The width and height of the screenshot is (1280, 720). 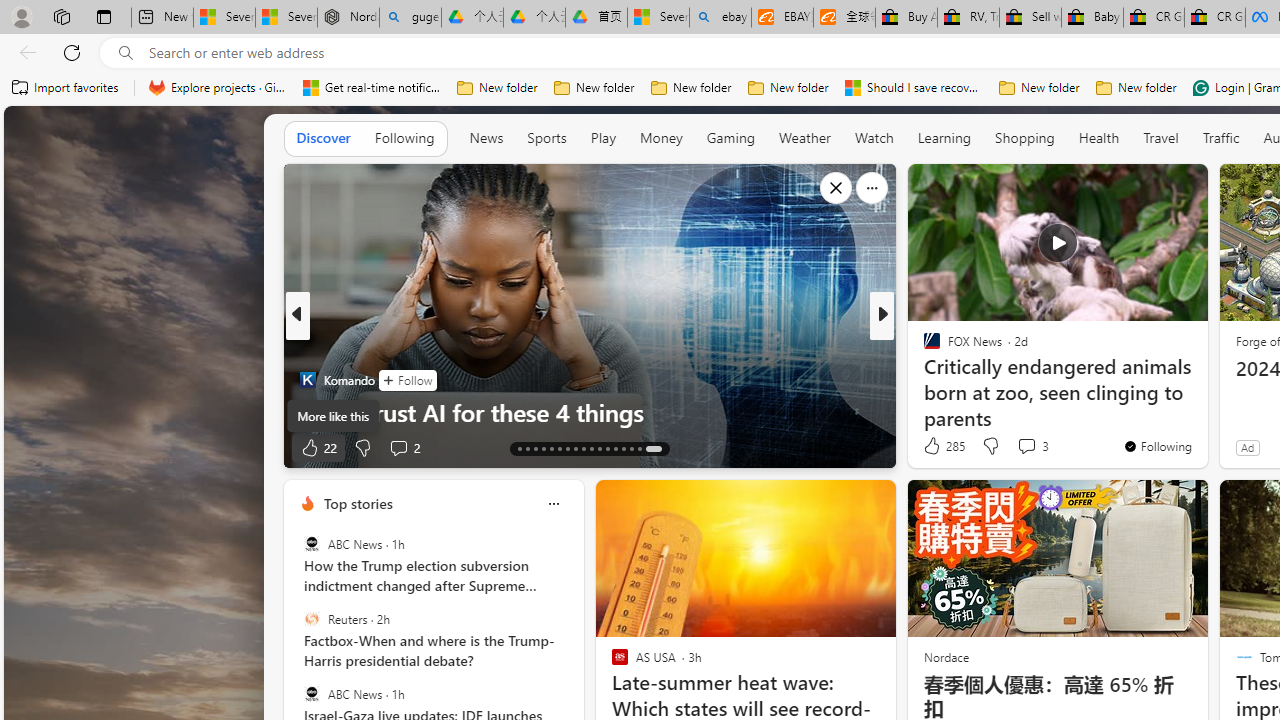 I want to click on 'Learning', so click(x=943, y=137).